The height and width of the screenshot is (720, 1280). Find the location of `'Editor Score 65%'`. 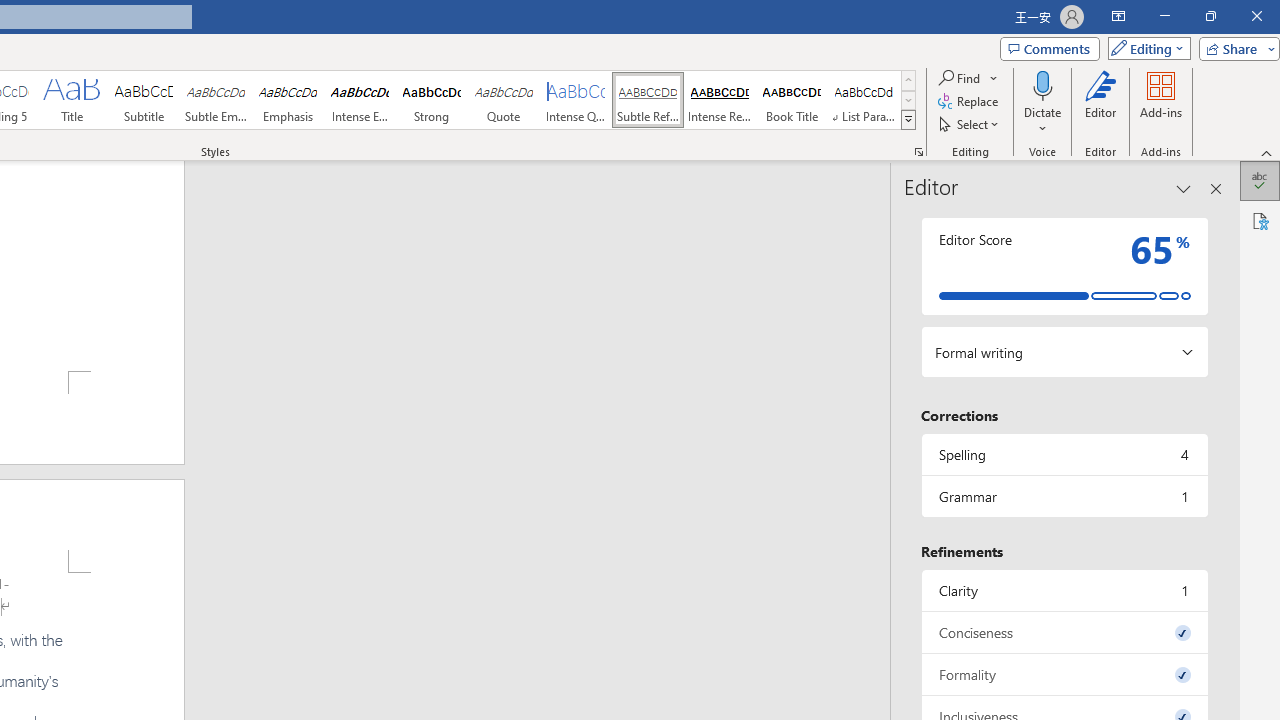

'Editor Score 65%' is located at coordinates (1063, 265).